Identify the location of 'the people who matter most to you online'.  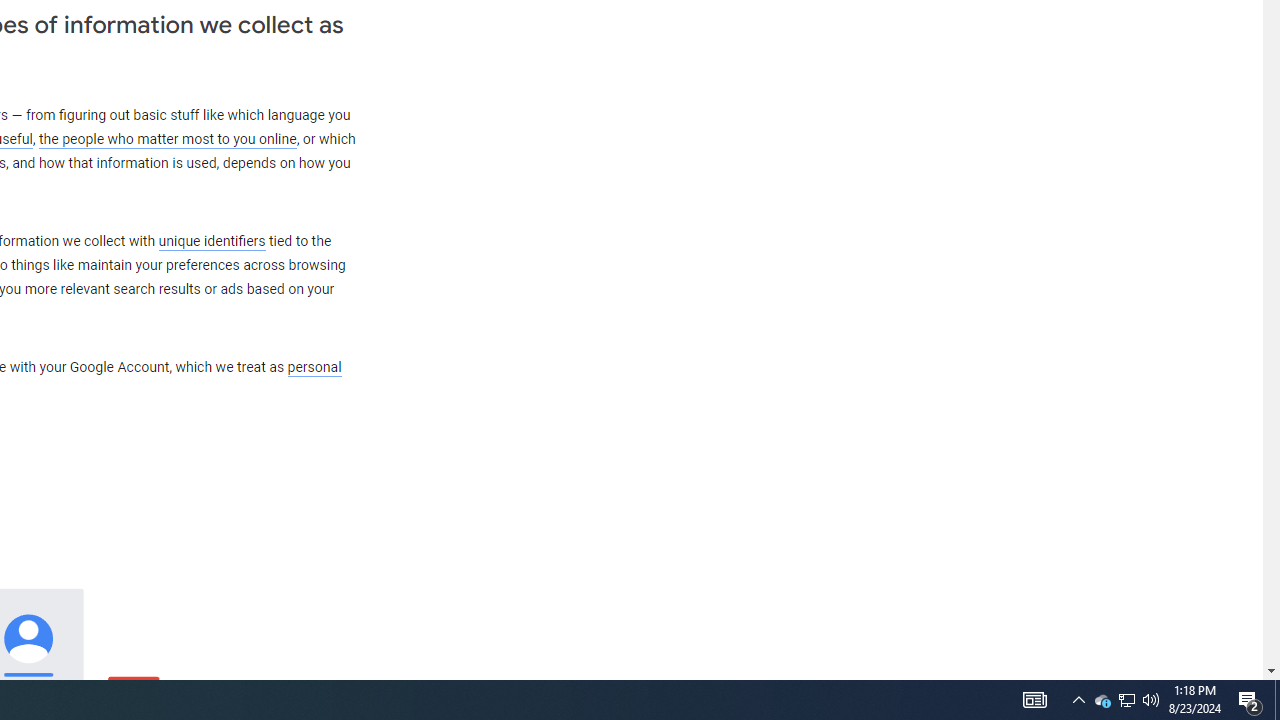
(167, 138).